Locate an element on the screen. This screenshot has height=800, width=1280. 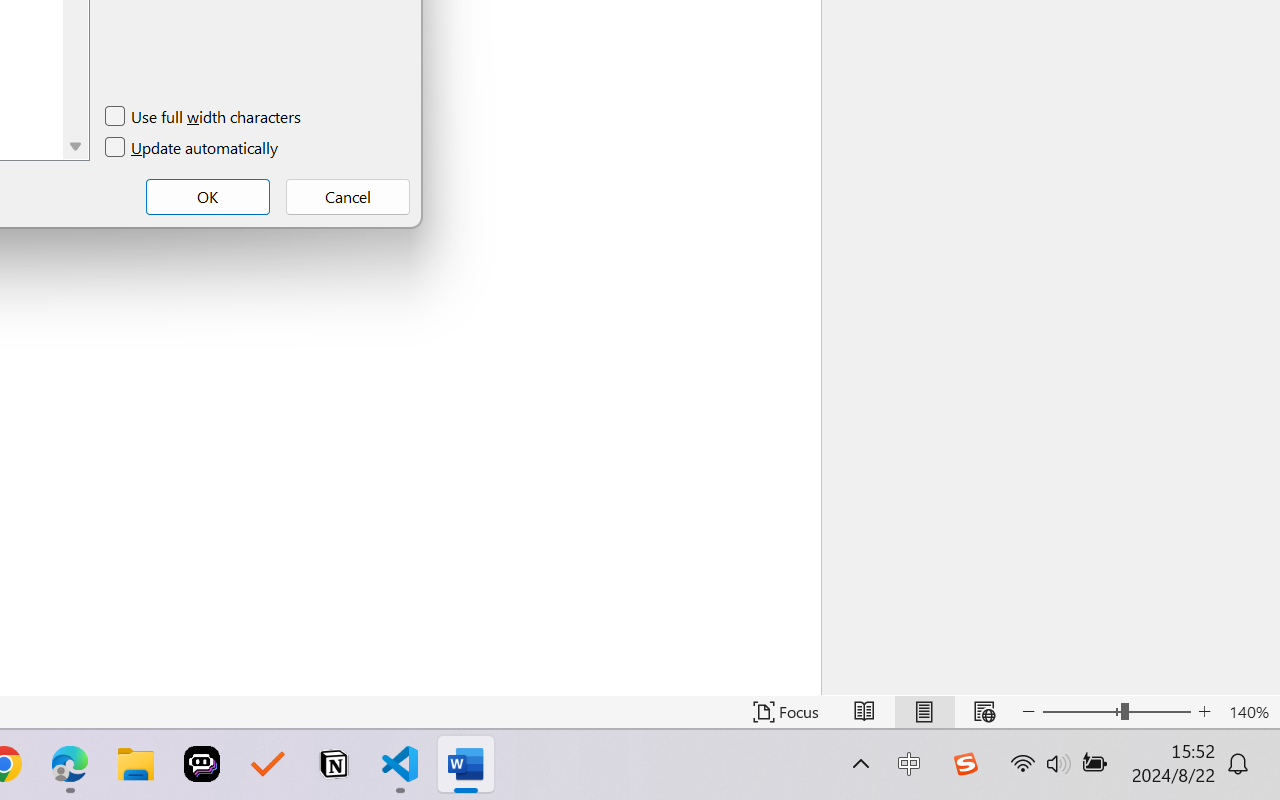
'Poe' is located at coordinates (202, 764).